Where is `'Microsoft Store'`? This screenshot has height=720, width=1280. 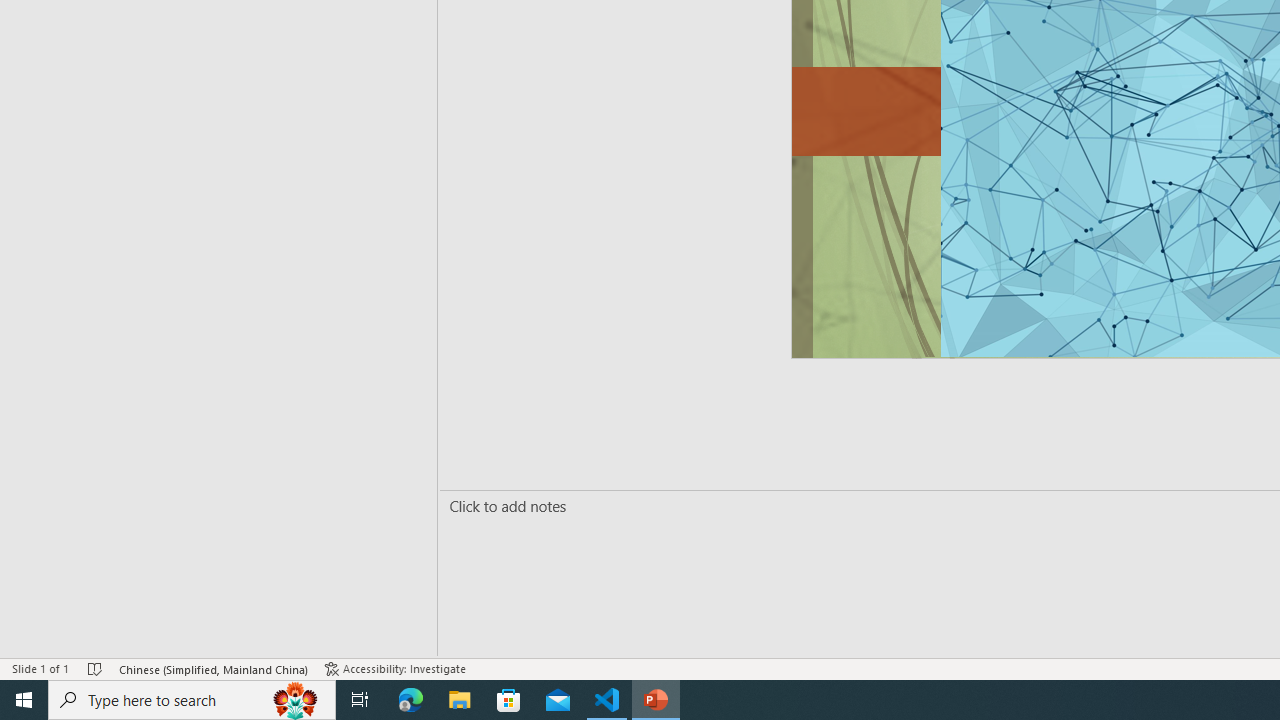
'Microsoft Store' is located at coordinates (509, 698).